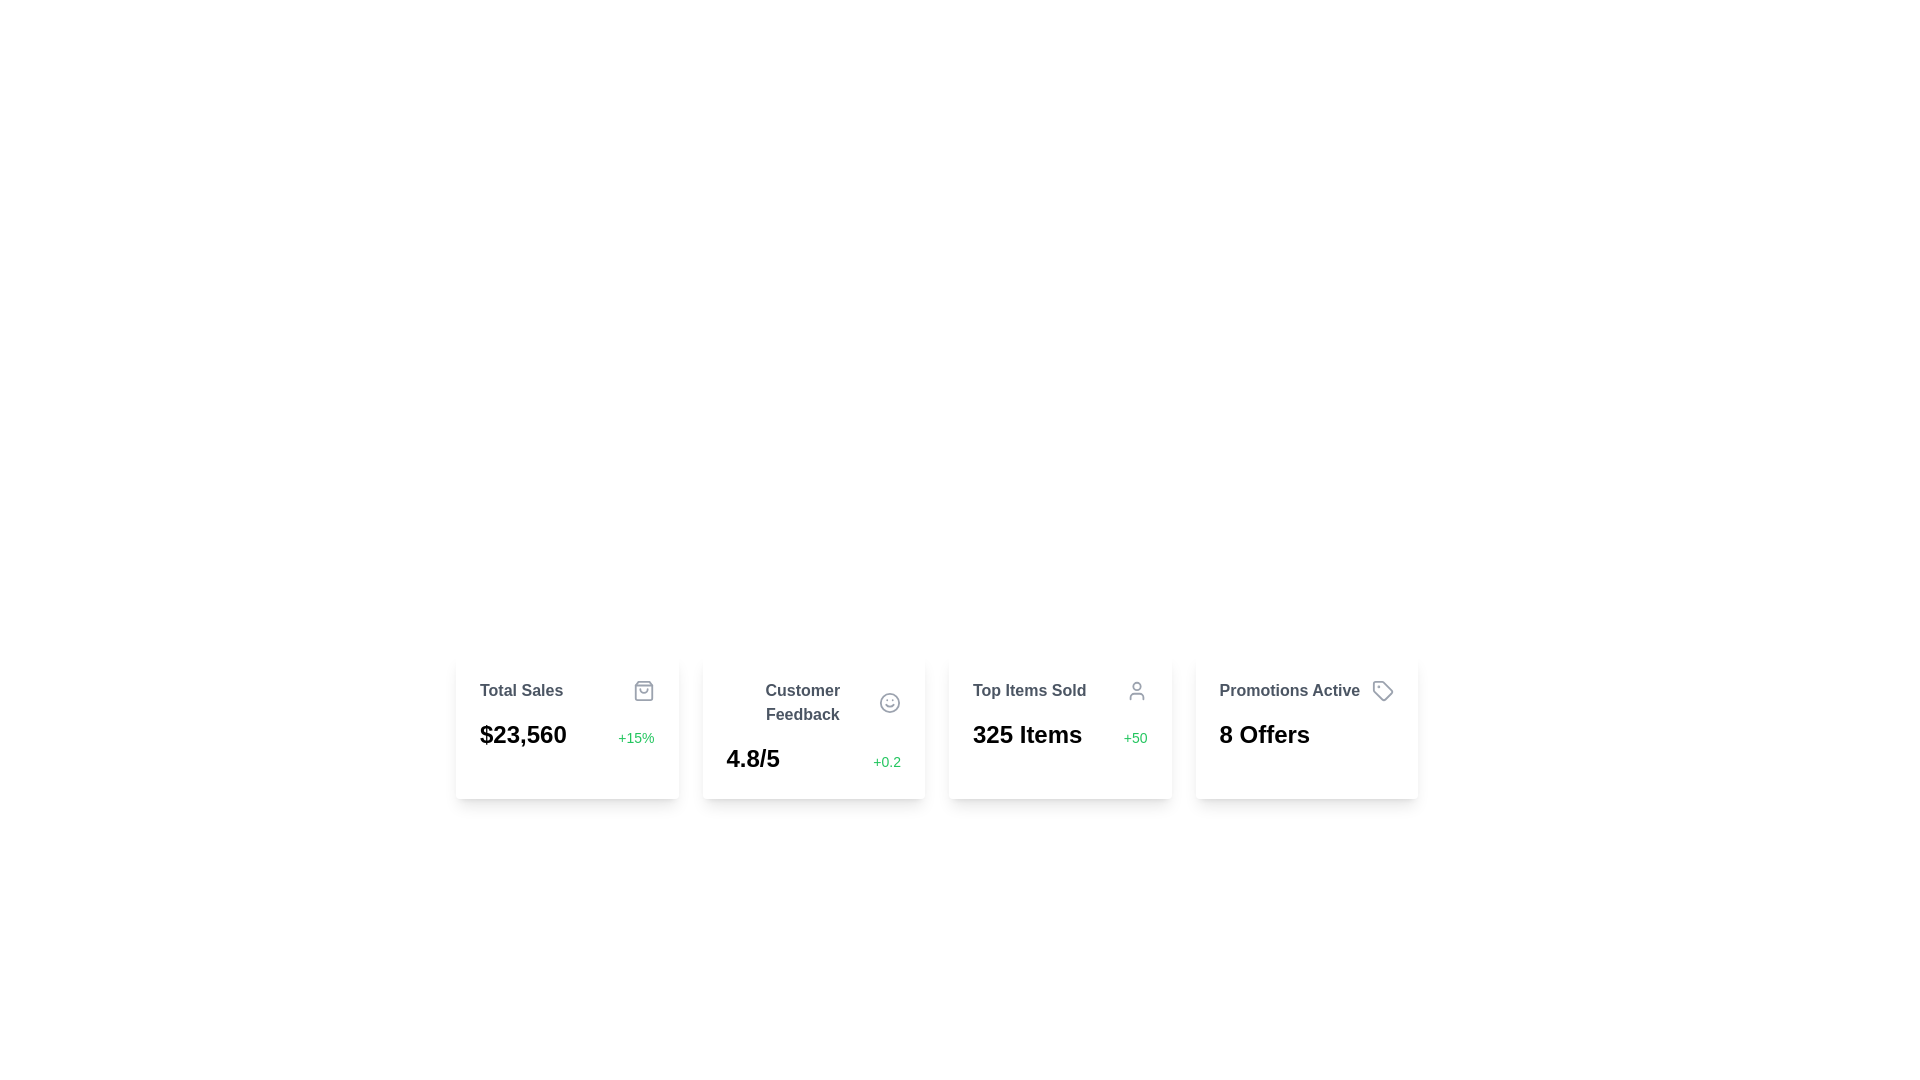  I want to click on the shopping bag icon, which is a simplistic vector graphic located within the 'Total Sales' card at the top-left of the dashboard layout, so click(643, 689).